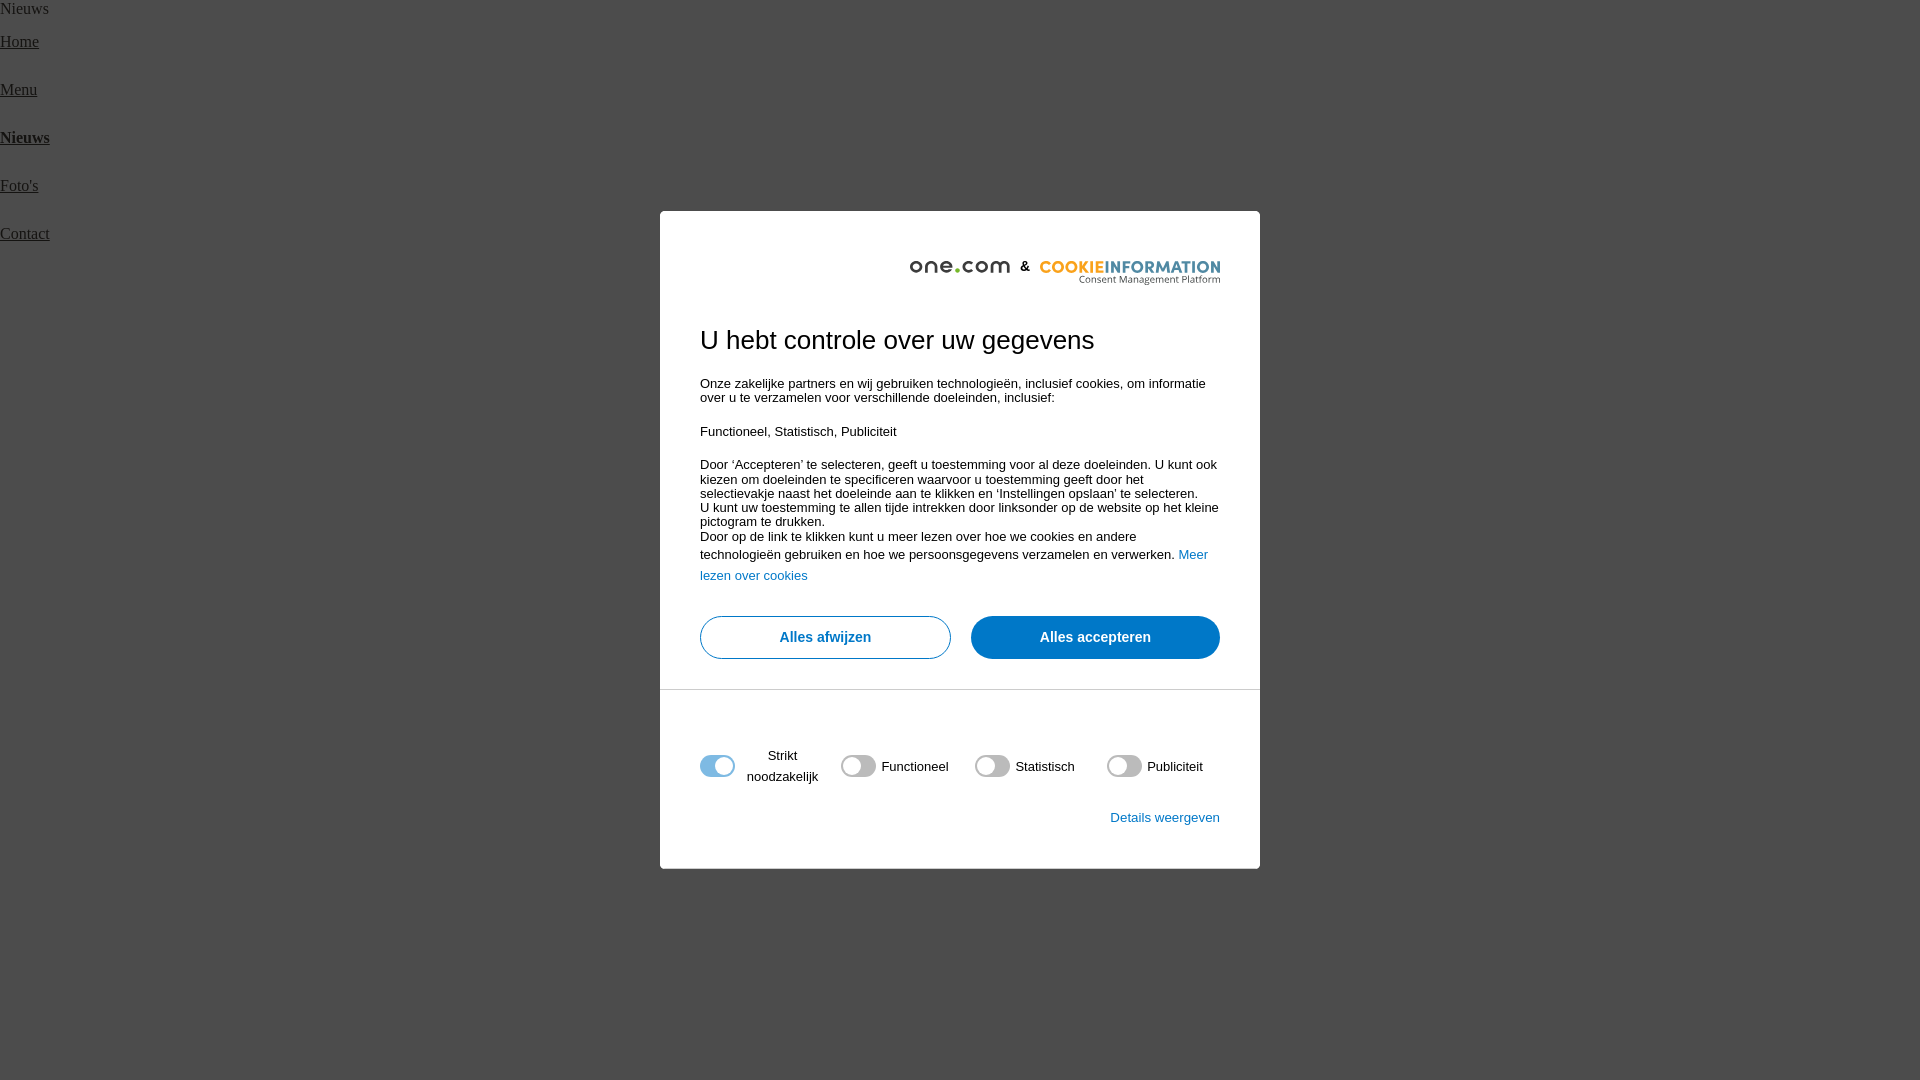  I want to click on 'Foto's', so click(0, 185).